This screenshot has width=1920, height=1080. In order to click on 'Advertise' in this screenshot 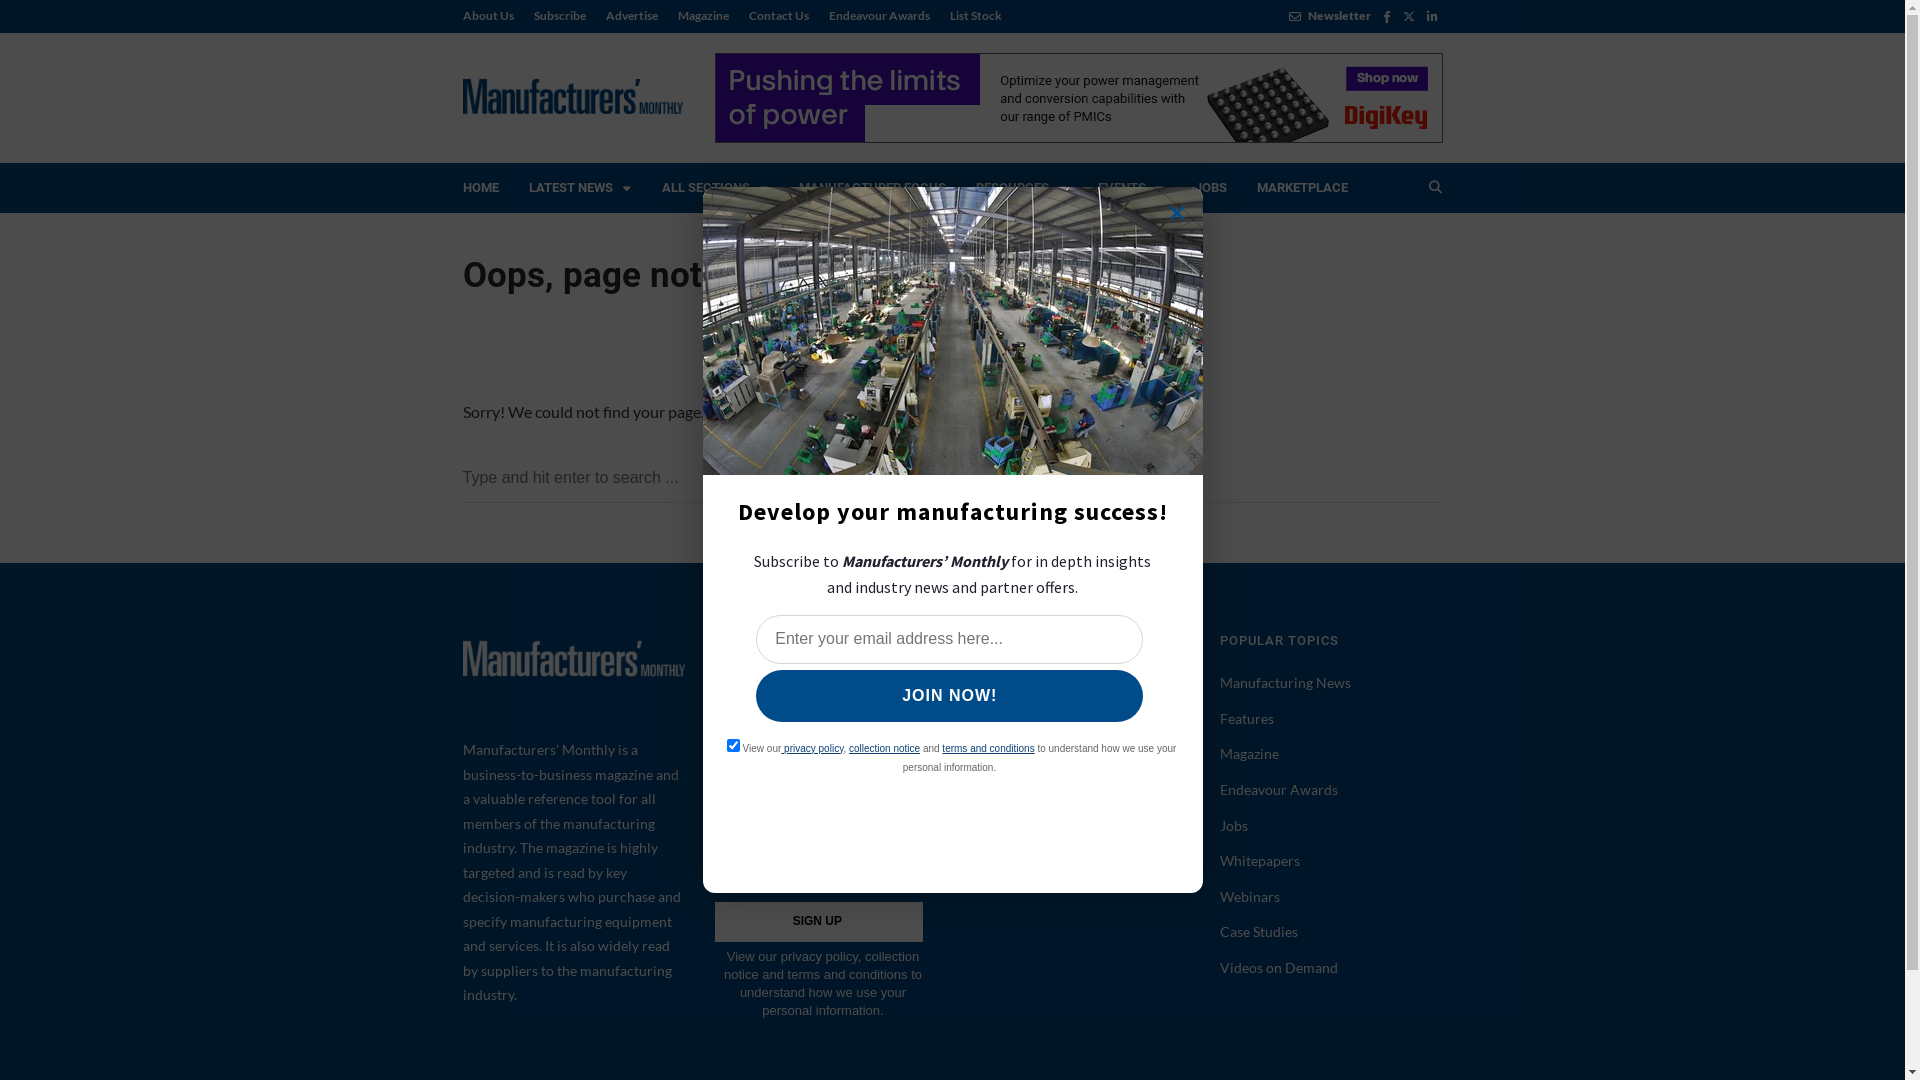, I will do `click(631, 15)`.